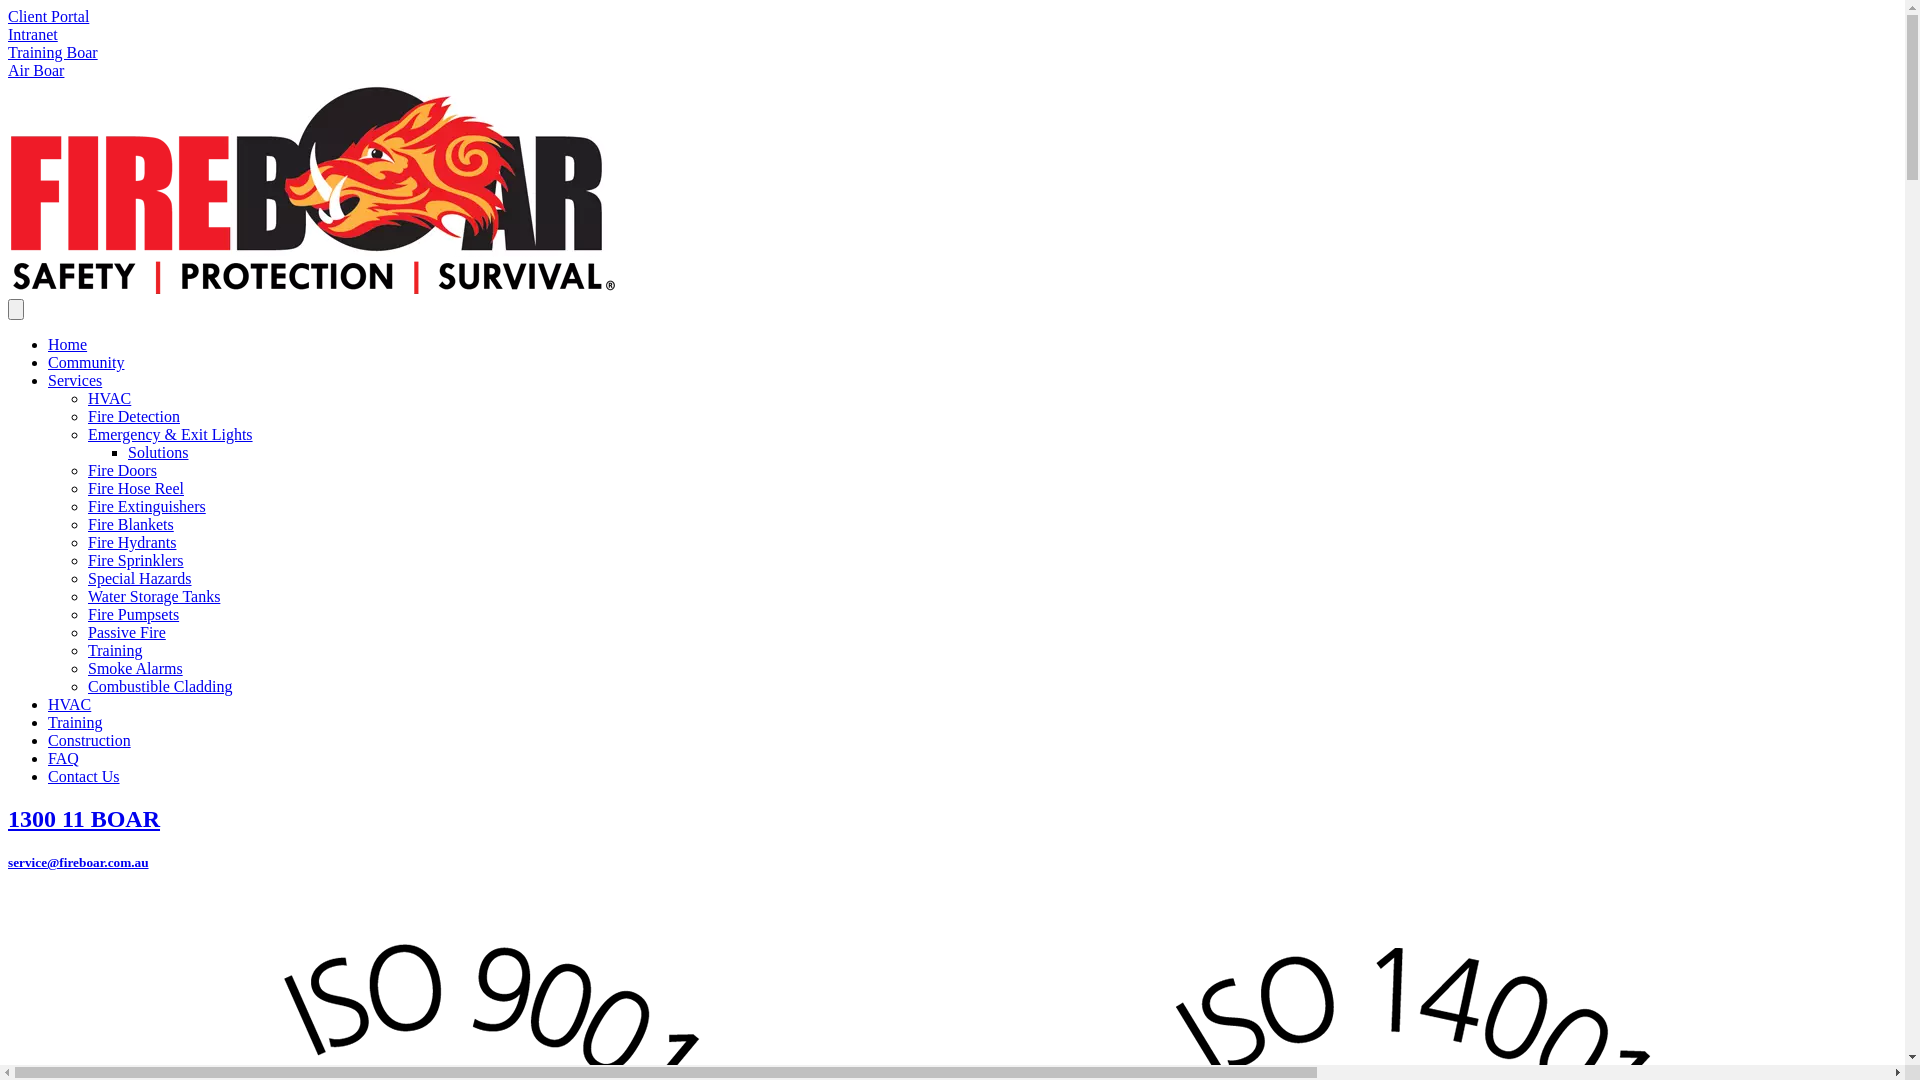 The width and height of the screenshot is (1920, 1080). Describe the element at coordinates (69, 703) in the screenshot. I see `'HVAC'` at that location.